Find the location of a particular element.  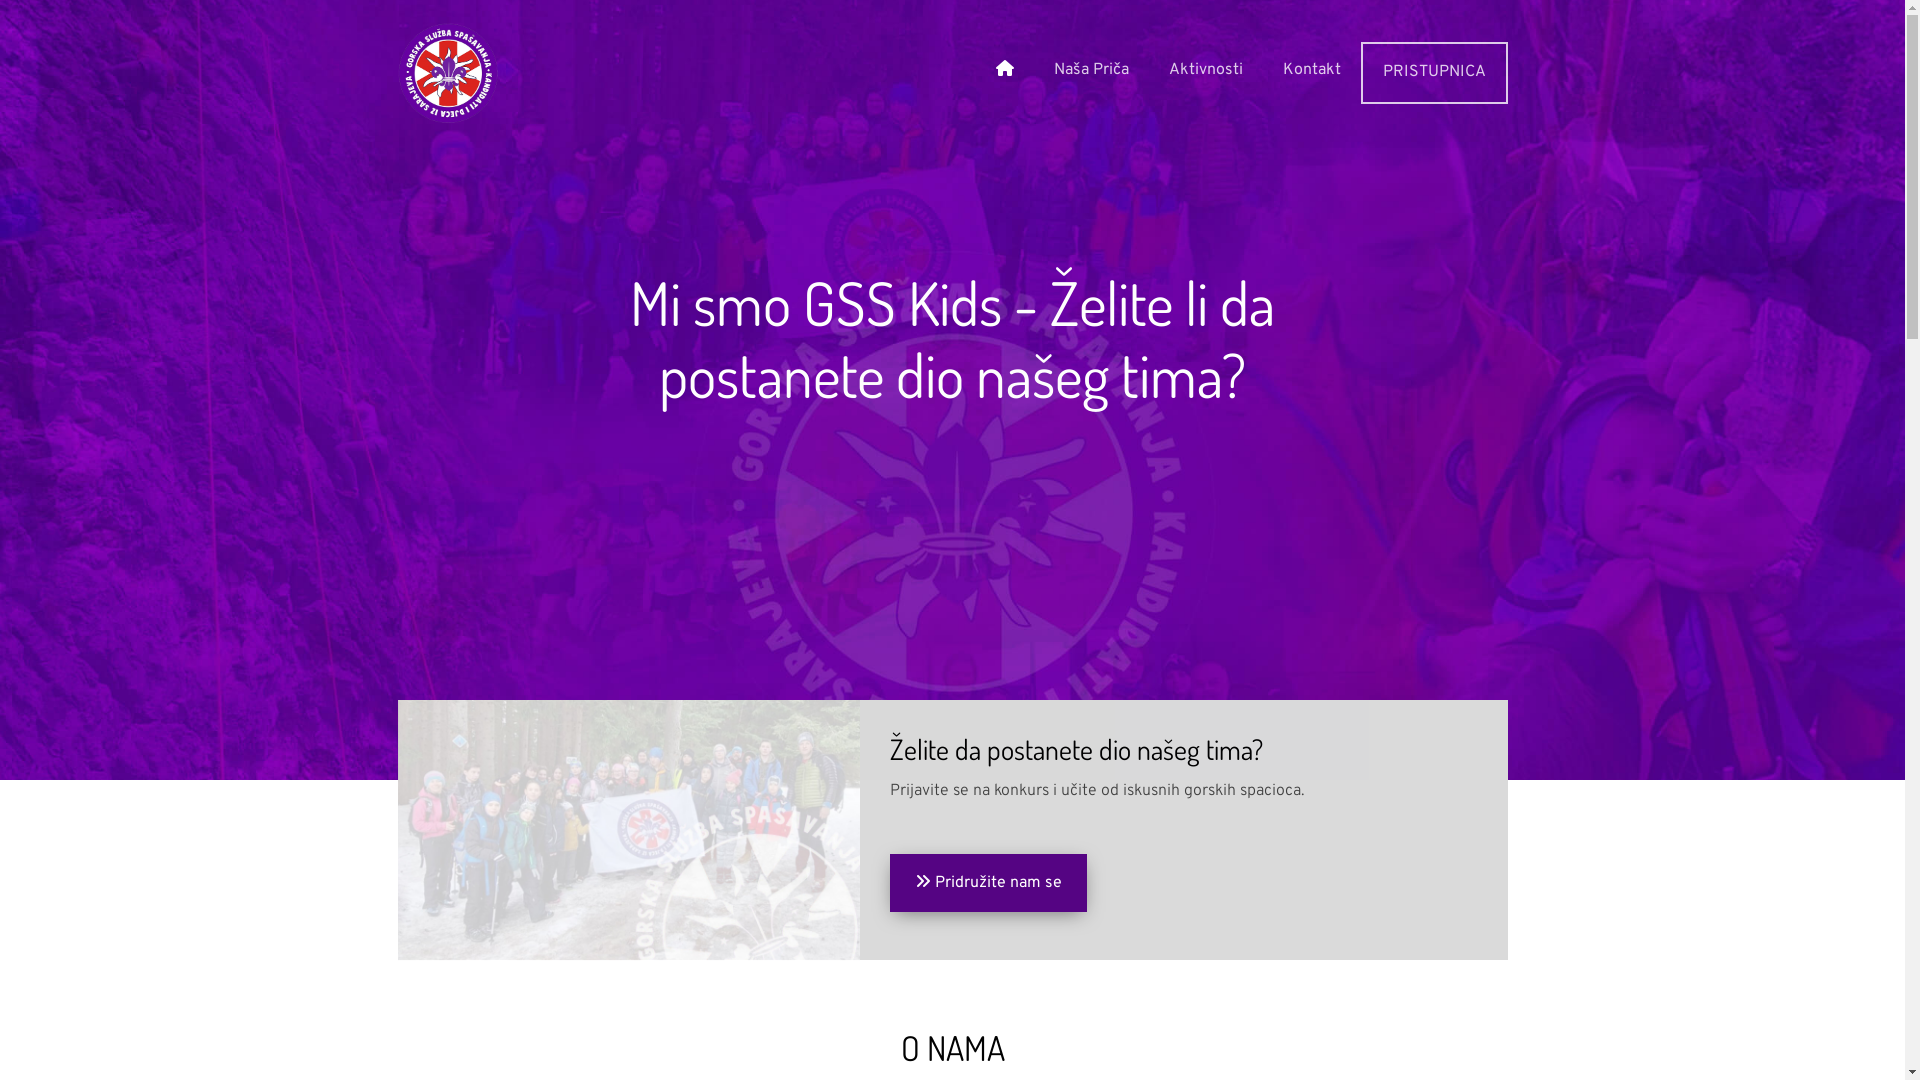

'PRISTUPNICA' is located at coordinates (1359, 72).